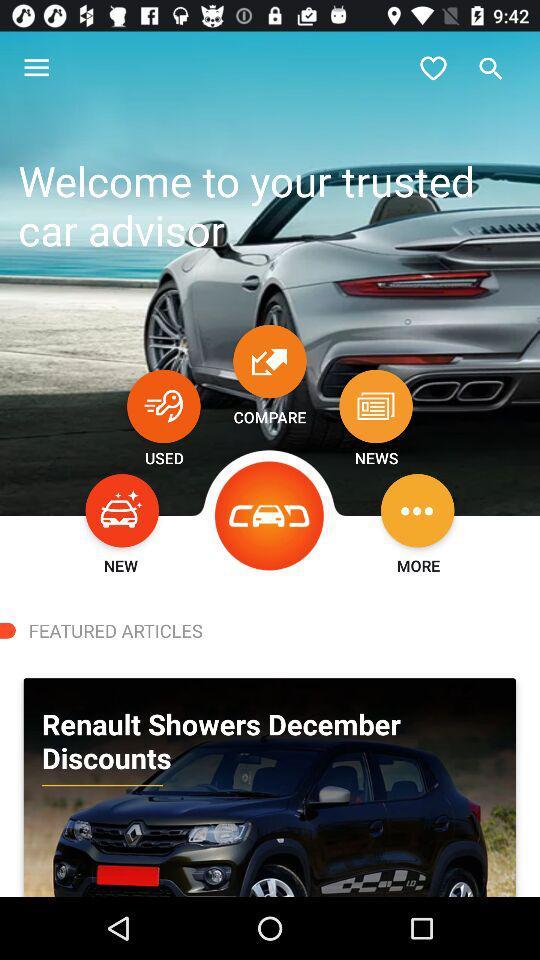 This screenshot has height=960, width=540. Describe the element at coordinates (270, 360) in the screenshot. I see `the swap icon` at that location.